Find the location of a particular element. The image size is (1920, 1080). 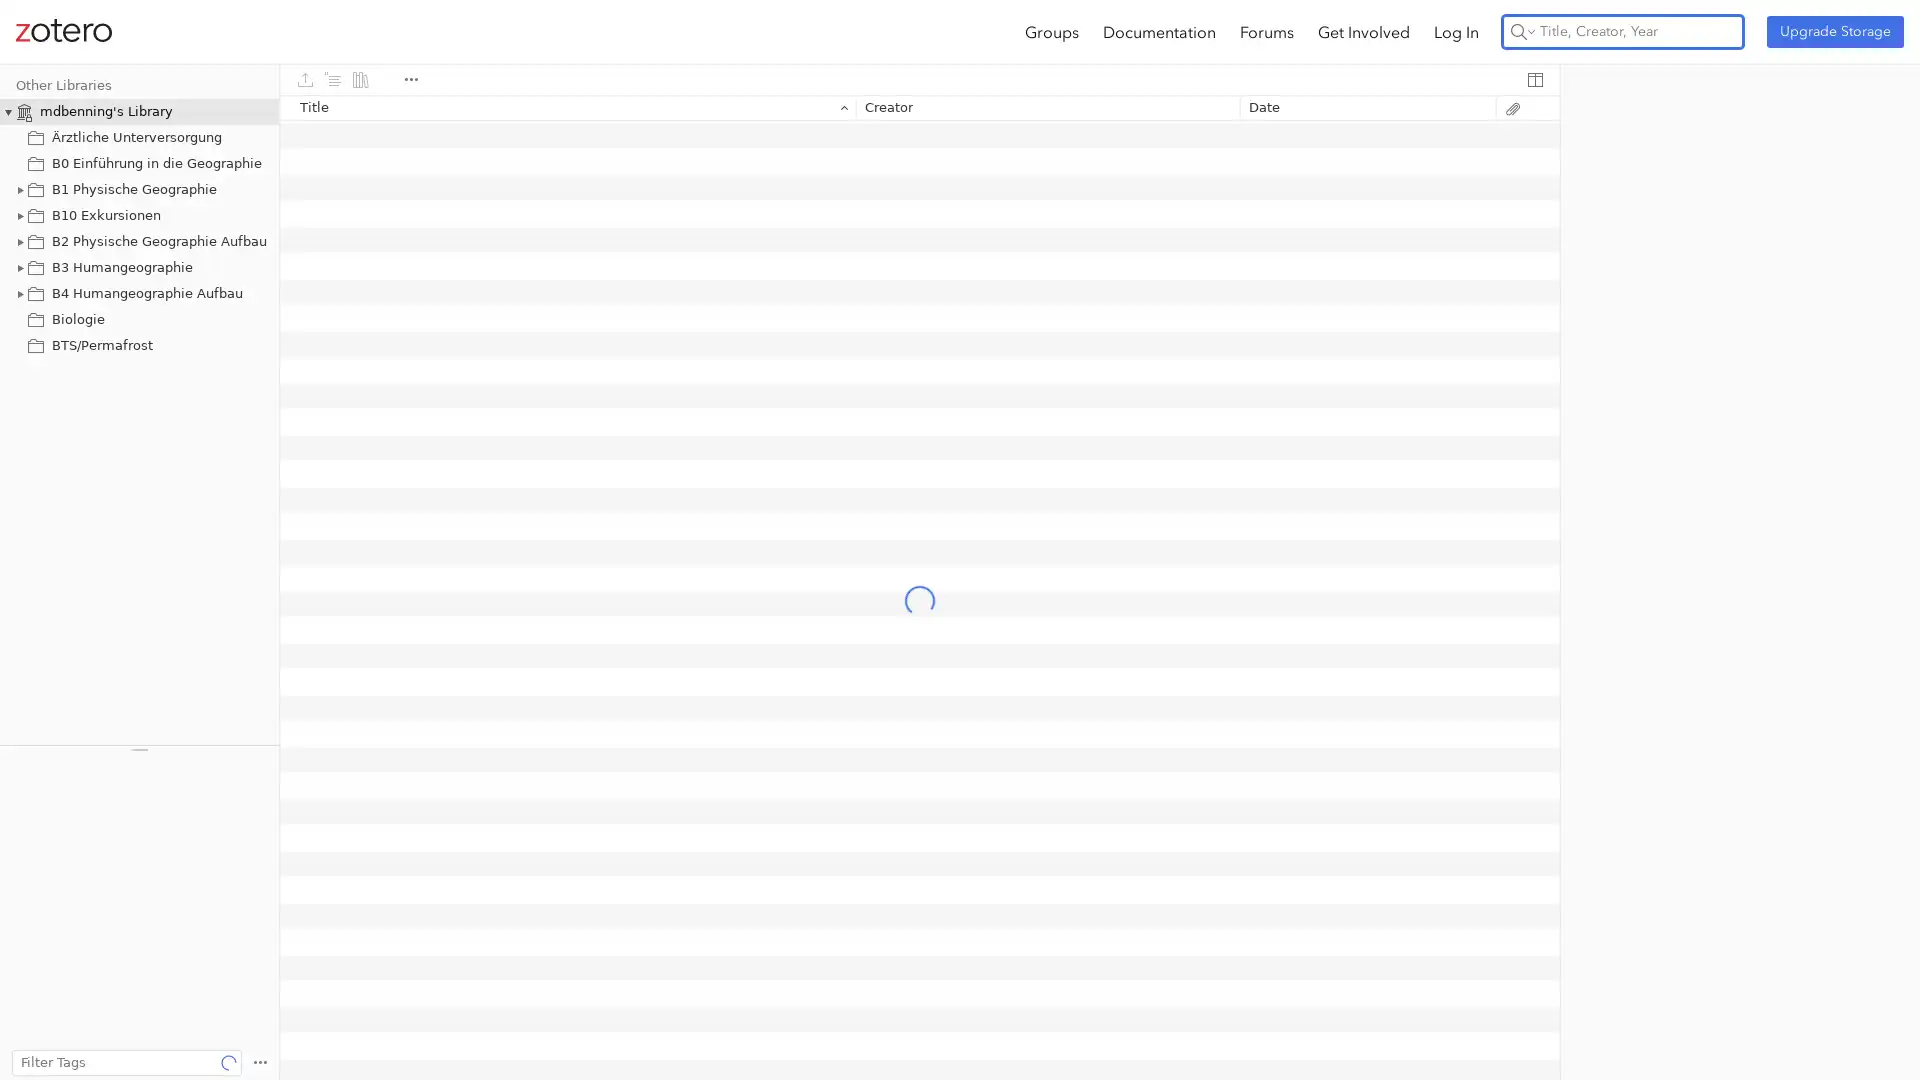

City sizes is located at coordinates (43, 872).